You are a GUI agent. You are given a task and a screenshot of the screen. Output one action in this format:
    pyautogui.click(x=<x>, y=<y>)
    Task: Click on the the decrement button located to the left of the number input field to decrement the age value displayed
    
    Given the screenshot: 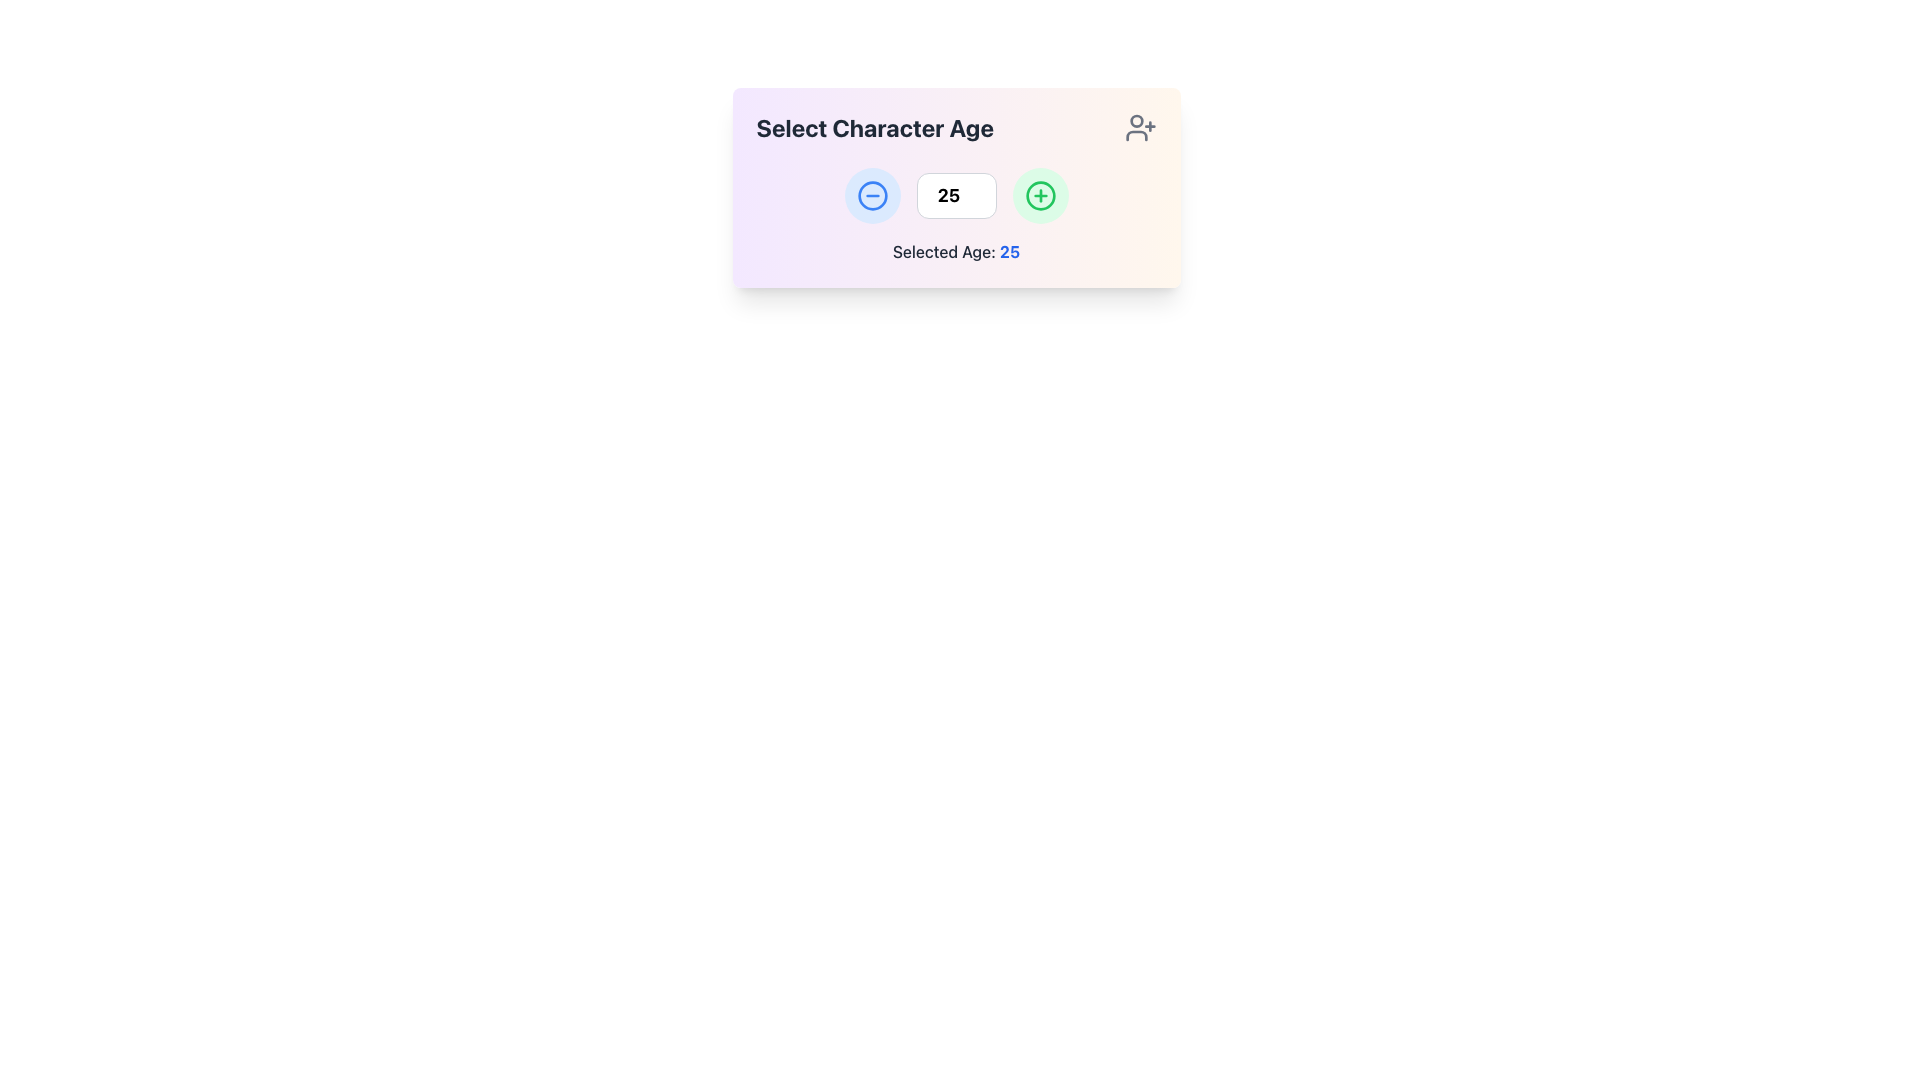 What is the action you would take?
    pyautogui.click(x=872, y=196)
    